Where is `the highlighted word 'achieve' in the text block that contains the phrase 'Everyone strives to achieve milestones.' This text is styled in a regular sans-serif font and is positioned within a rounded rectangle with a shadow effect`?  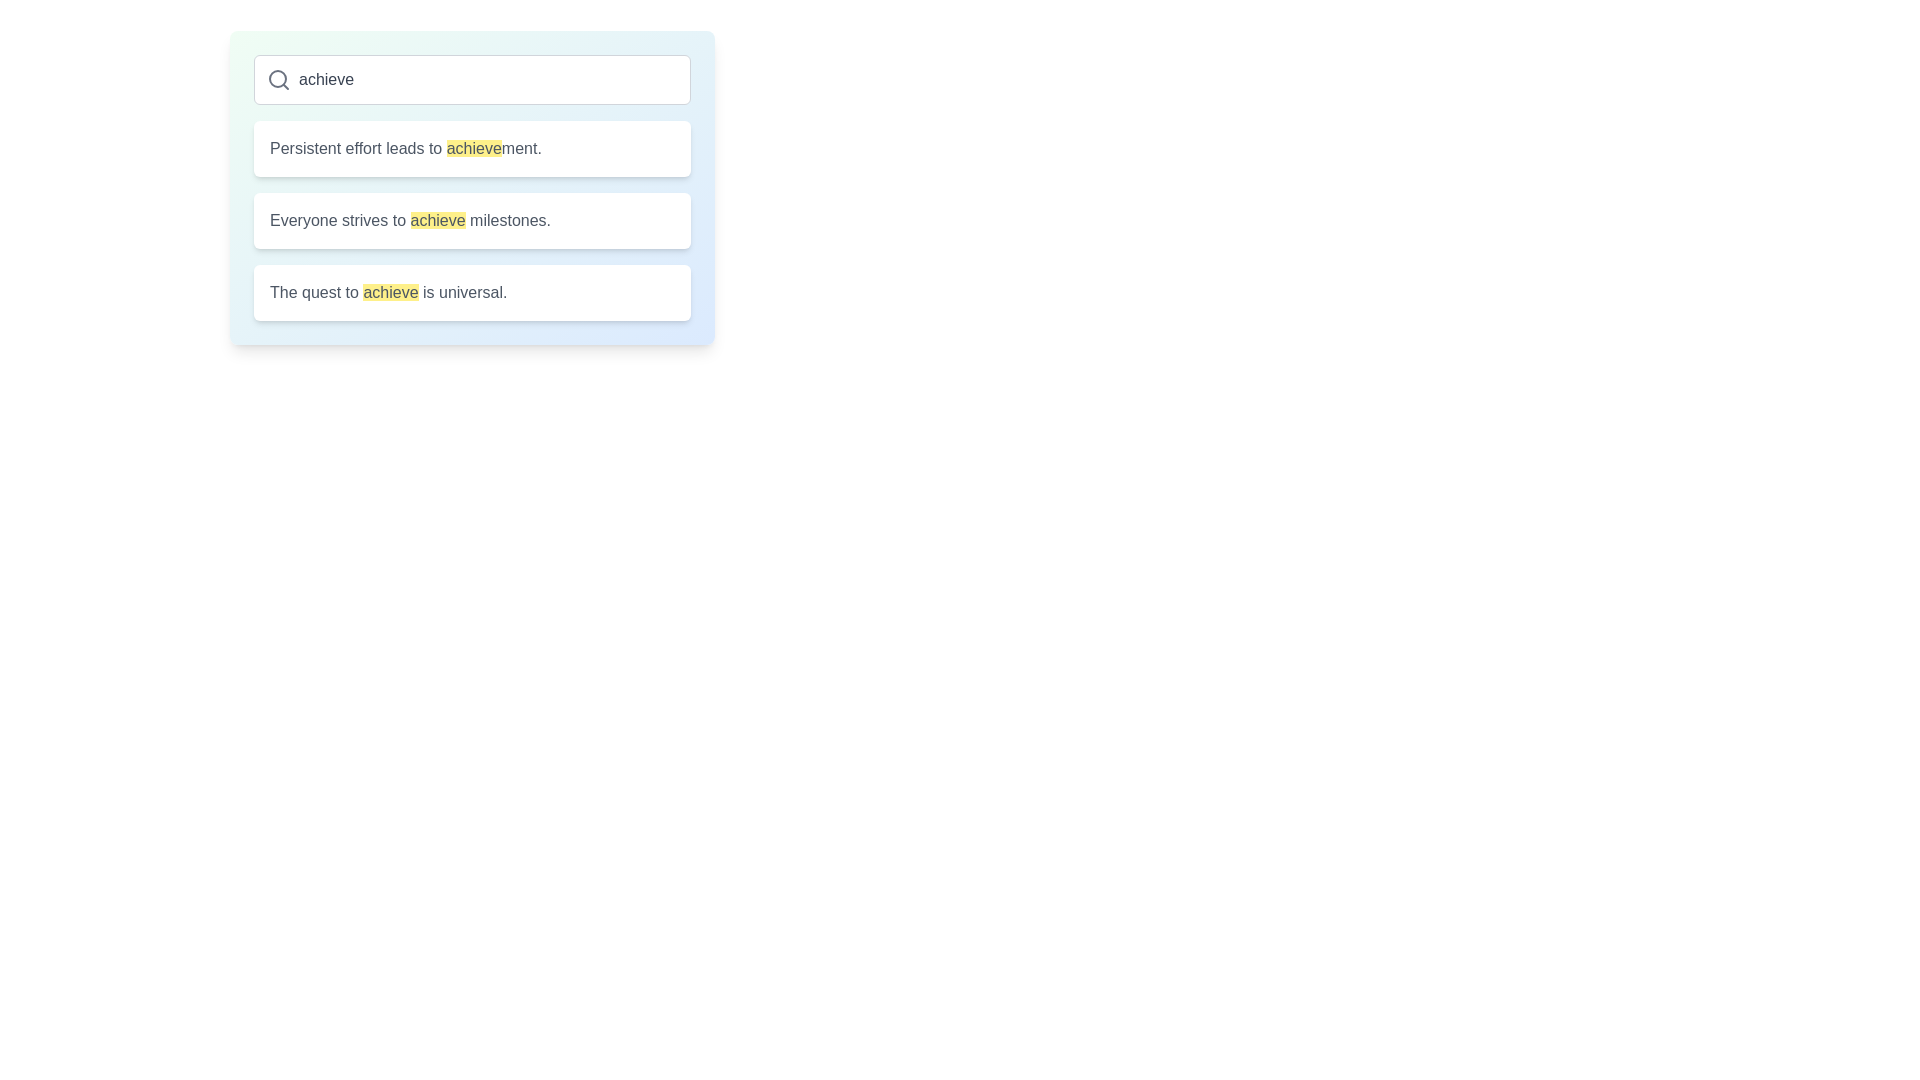 the highlighted word 'achieve' in the text block that contains the phrase 'Everyone strives to achieve milestones.' This text is styled in a regular sans-serif font and is positioned within a rounded rectangle with a shadow effect is located at coordinates (409, 220).